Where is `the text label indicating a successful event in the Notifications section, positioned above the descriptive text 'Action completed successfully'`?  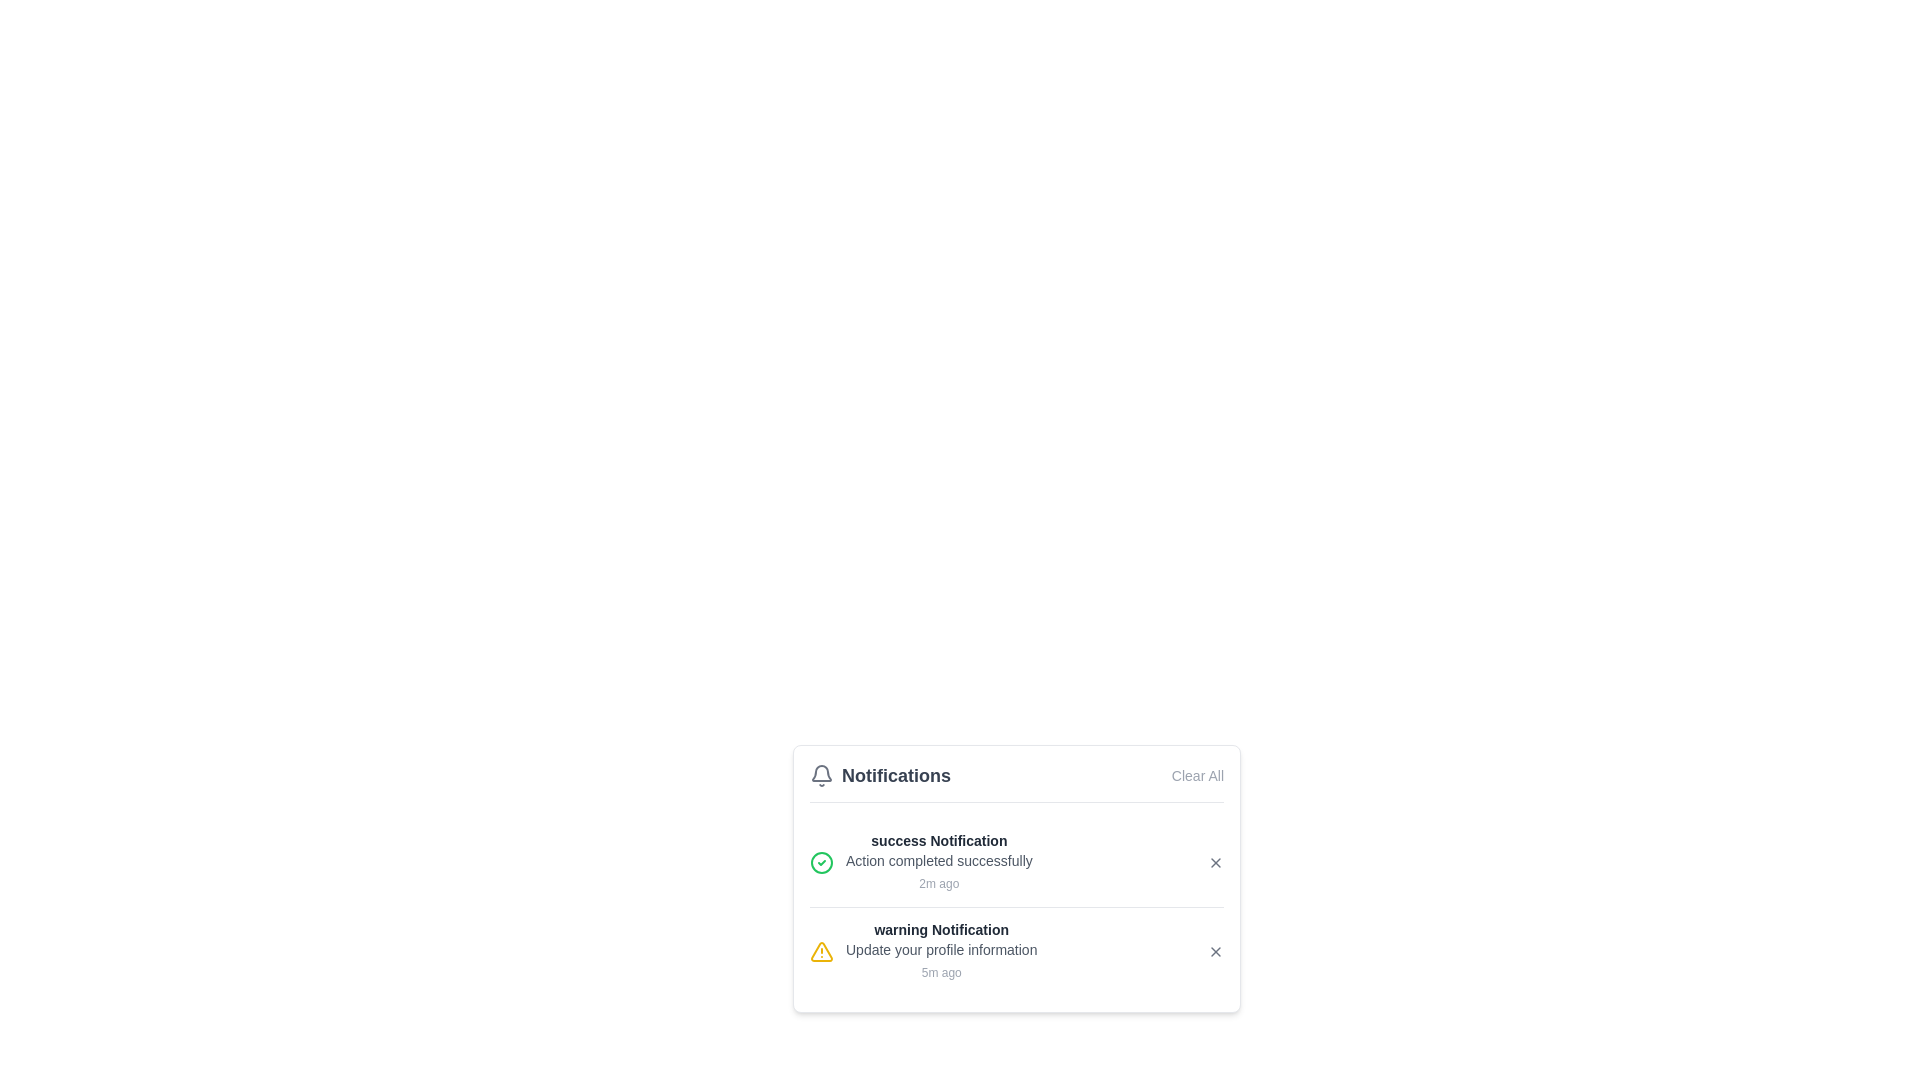 the text label indicating a successful event in the Notifications section, positioned above the descriptive text 'Action completed successfully' is located at coordinates (938, 840).